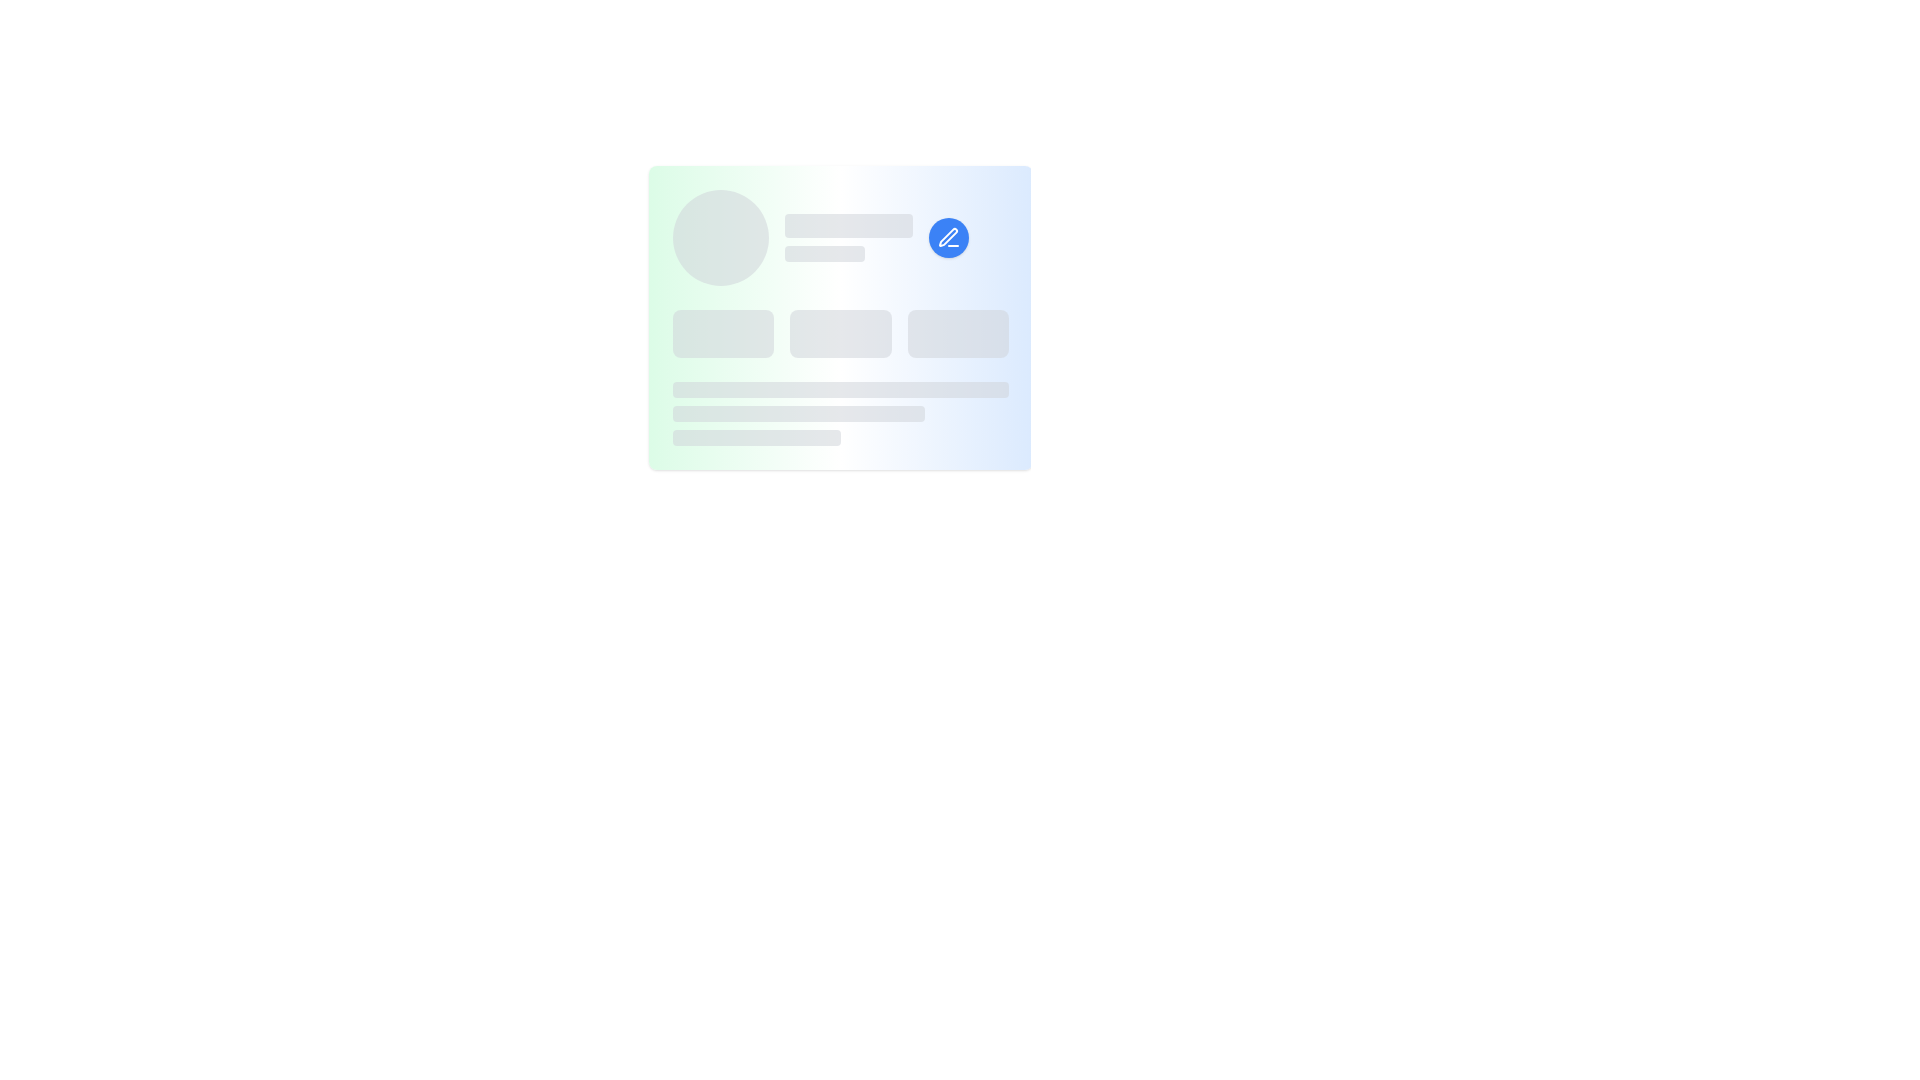 Image resolution: width=1920 pixels, height=1080 pixels. Describe the element at coordinates (957, 333) in the screenshot. I see `the Placeholder element located in the bottom-right slot of the three-column grid layout, which serves as a decorative block or loading state` at that location.